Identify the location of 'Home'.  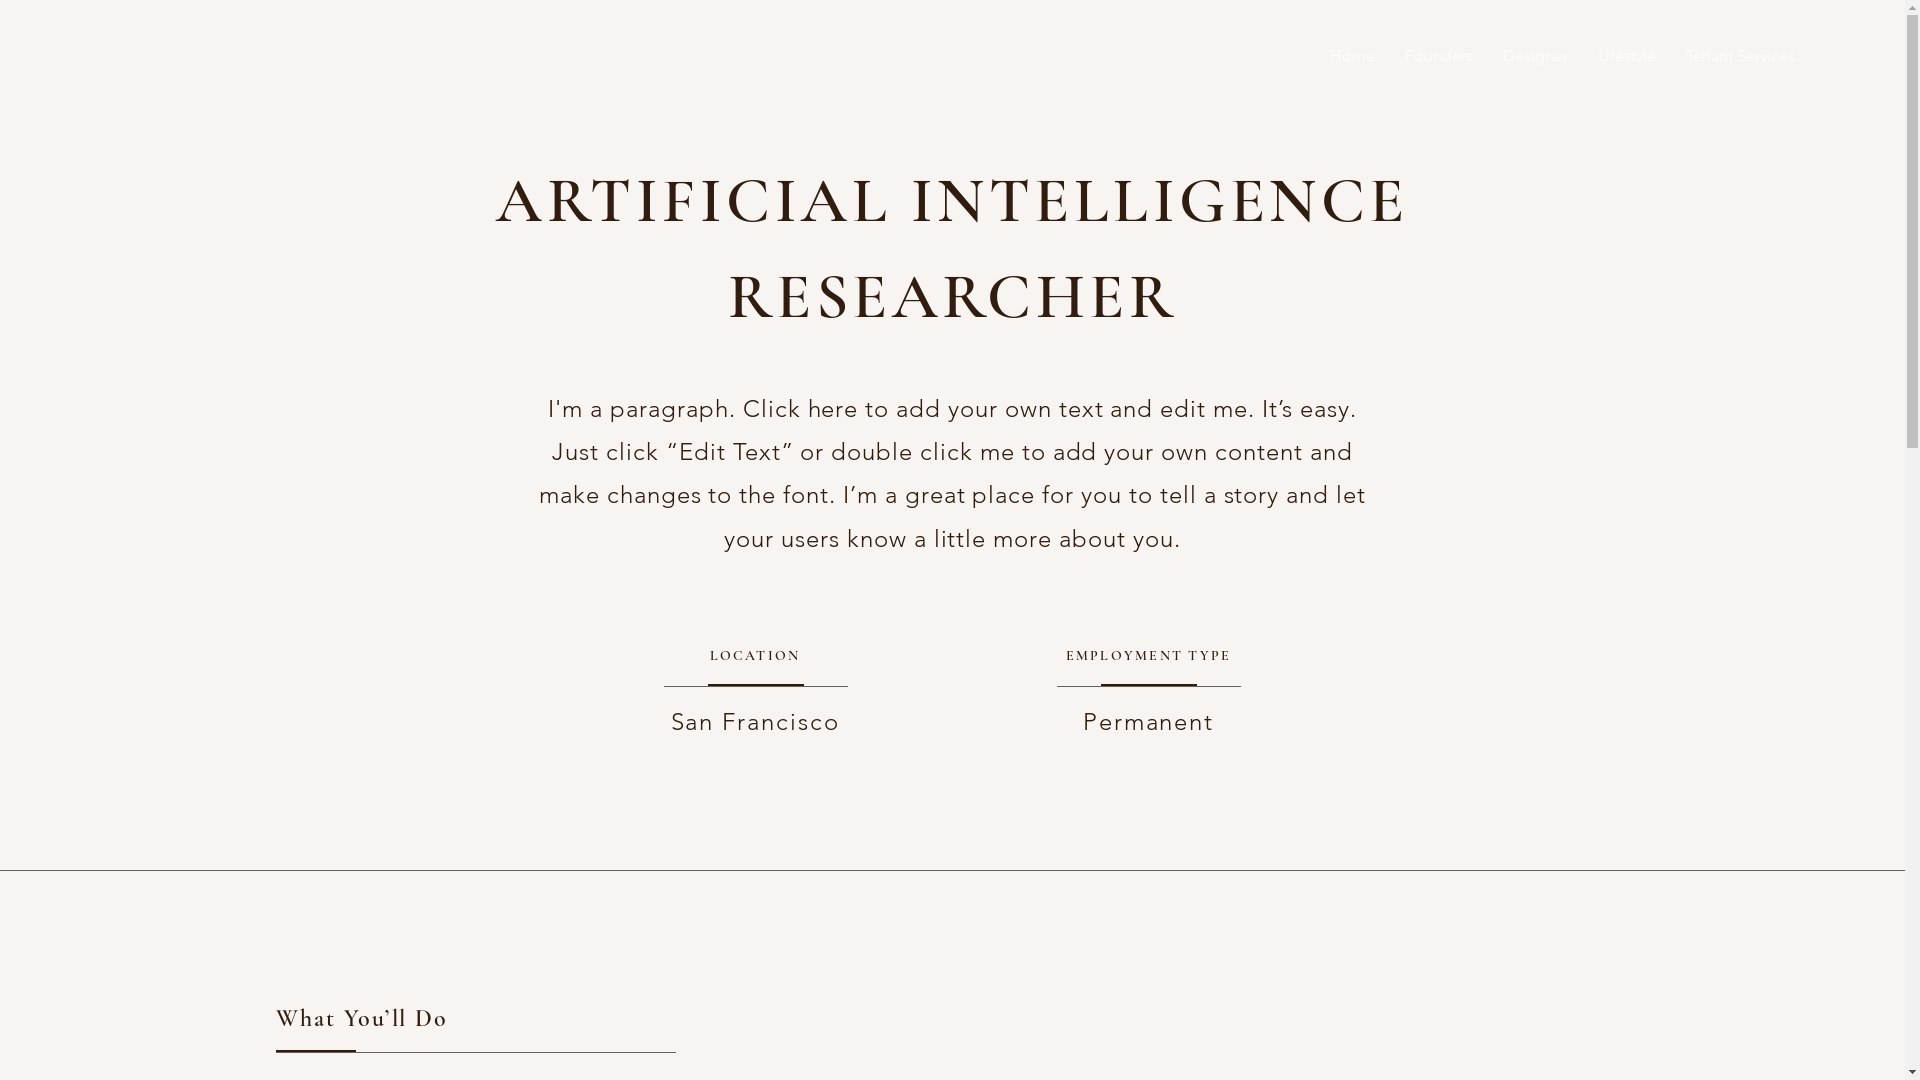
(1315, 55).